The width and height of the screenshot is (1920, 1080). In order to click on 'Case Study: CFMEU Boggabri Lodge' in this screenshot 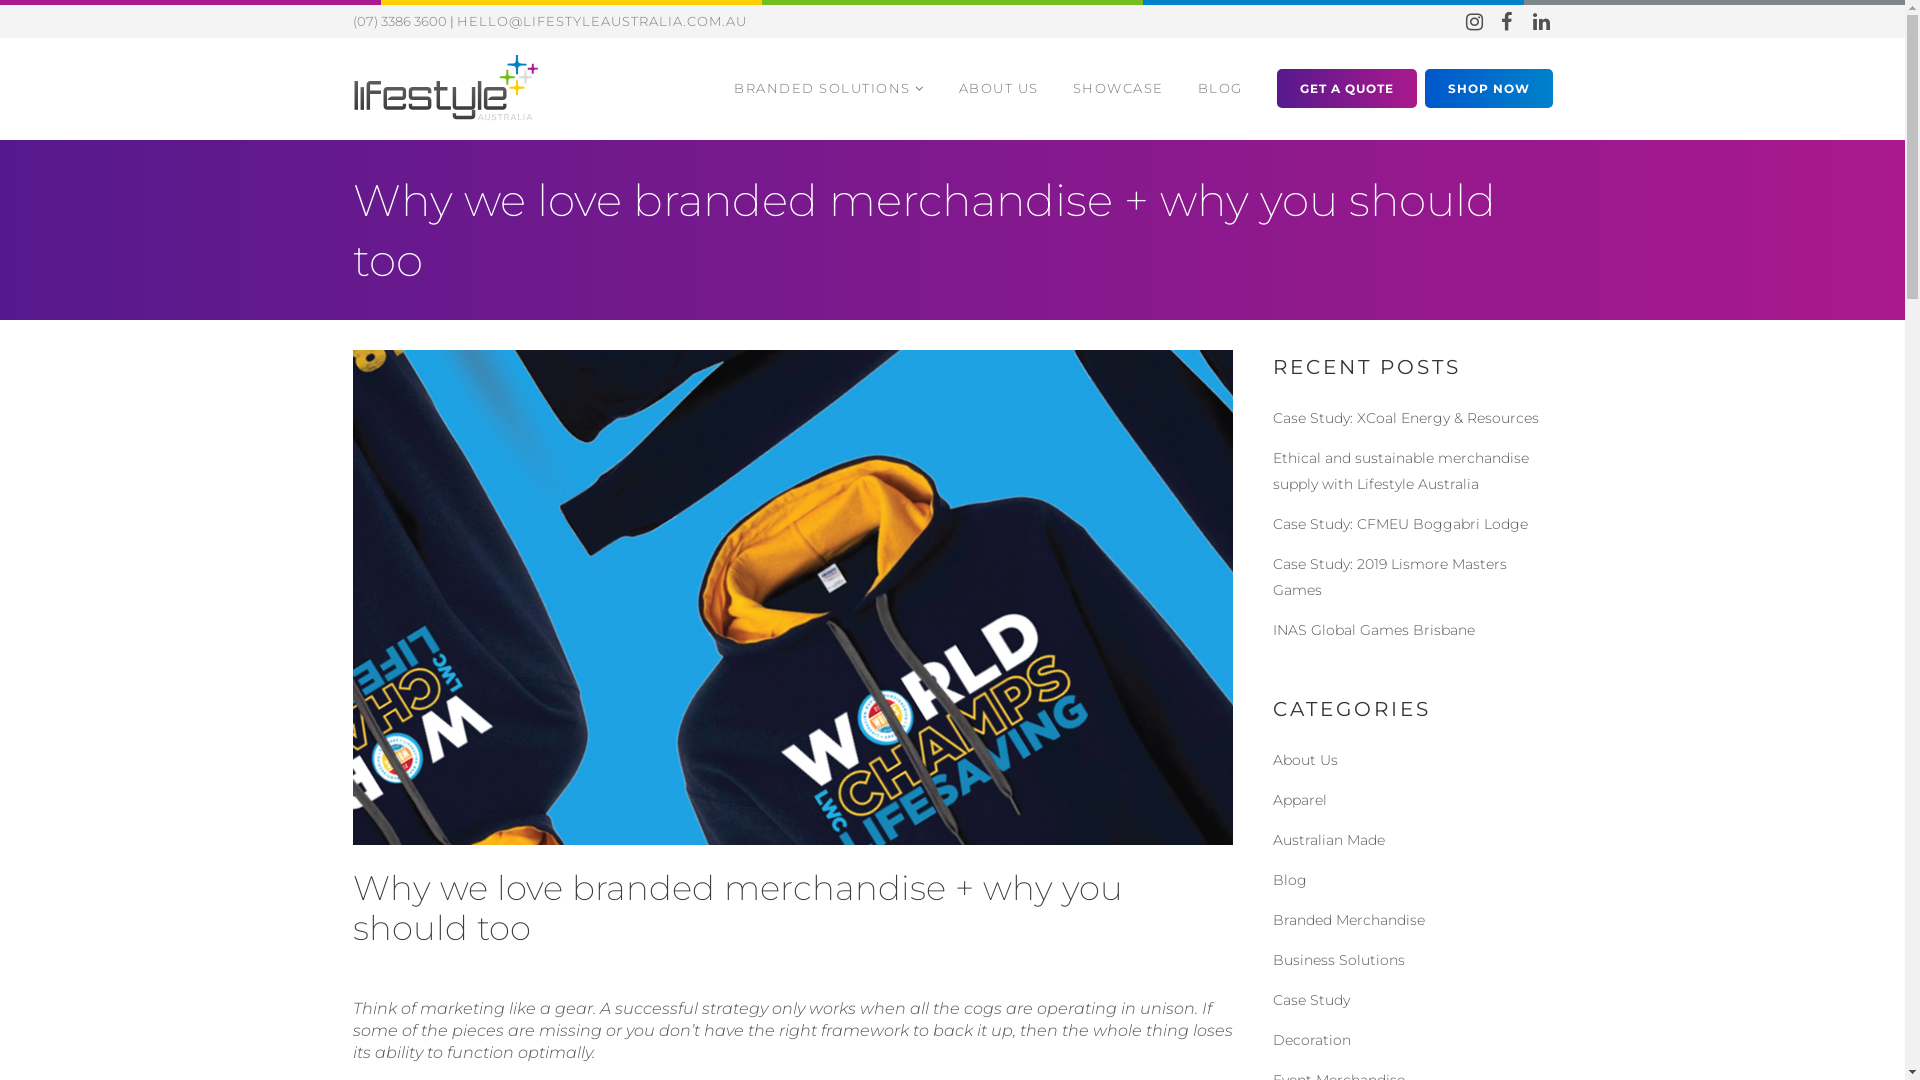, I will do `click(1398, 523)`.